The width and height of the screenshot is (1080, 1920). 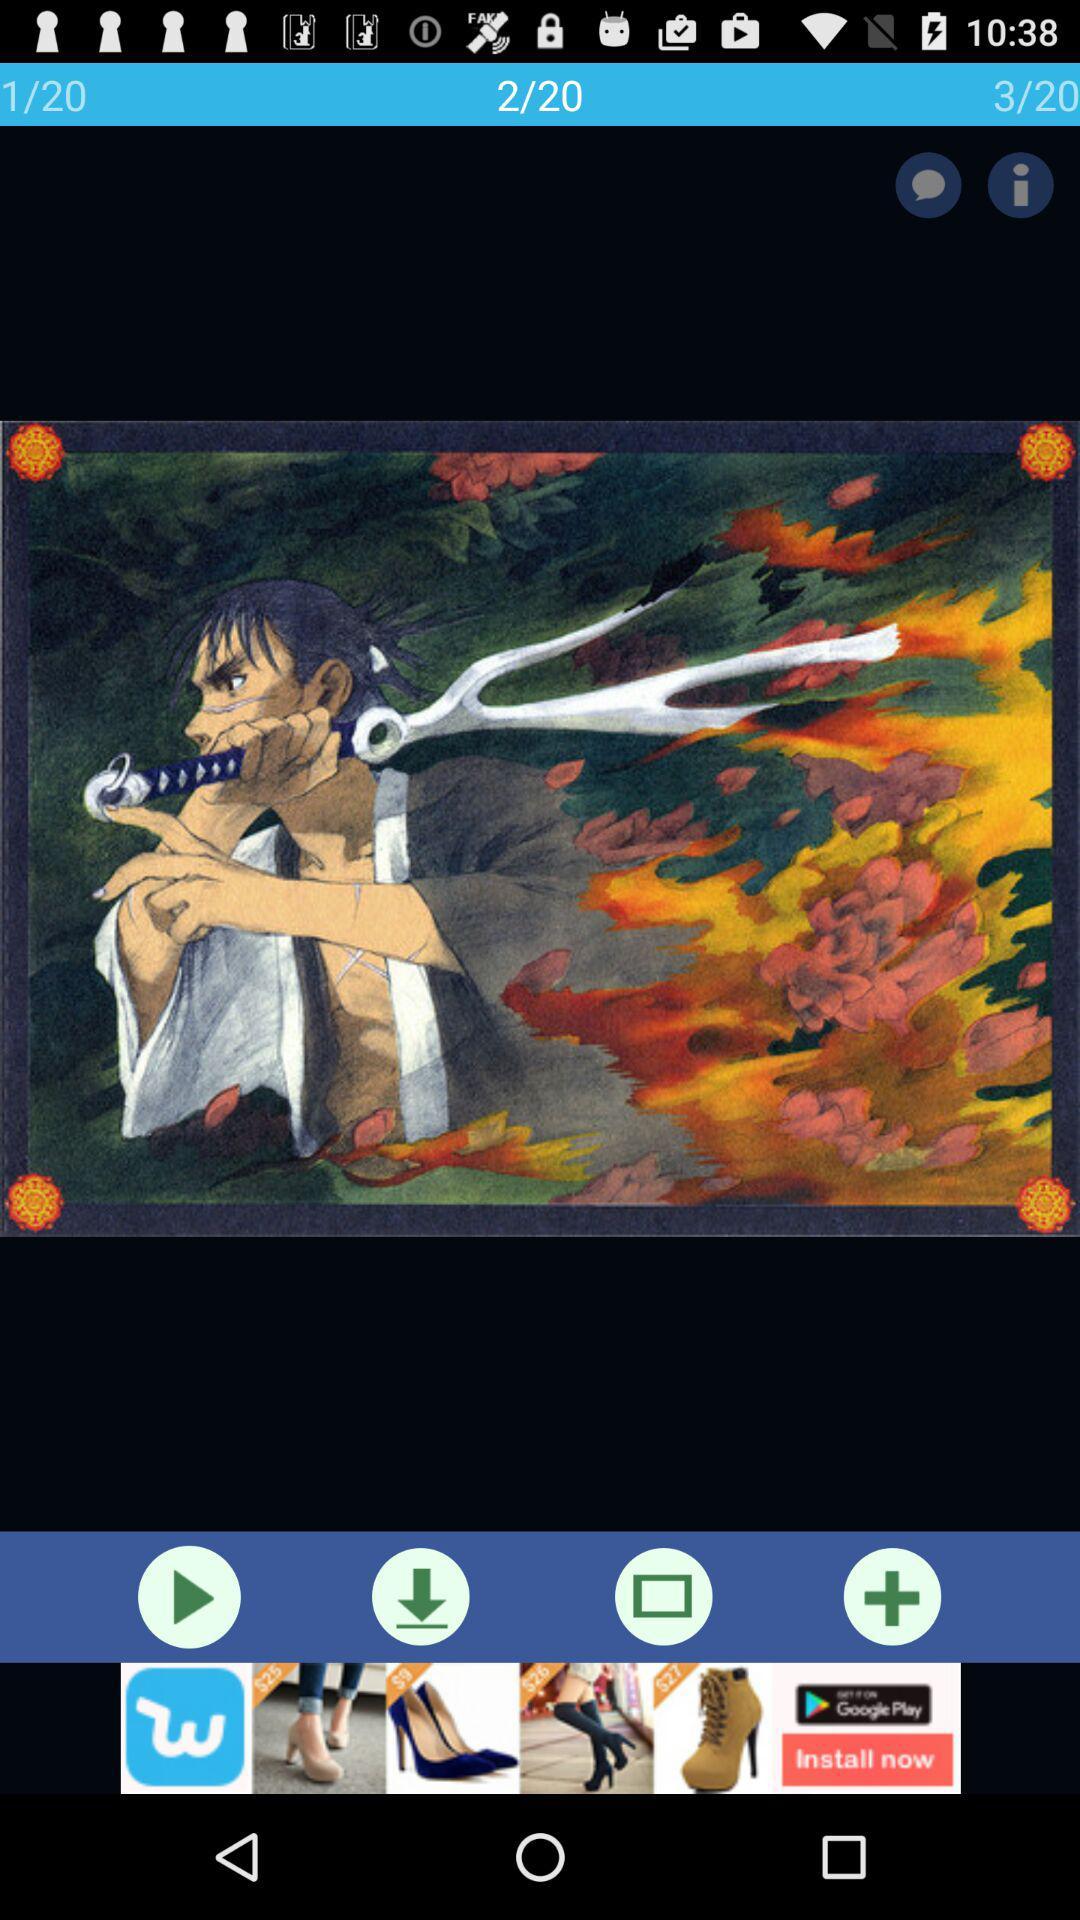 What do you see at coordinates (189, 1596) in the screenshot?
I see `video` at bounding box center [189, 1596].